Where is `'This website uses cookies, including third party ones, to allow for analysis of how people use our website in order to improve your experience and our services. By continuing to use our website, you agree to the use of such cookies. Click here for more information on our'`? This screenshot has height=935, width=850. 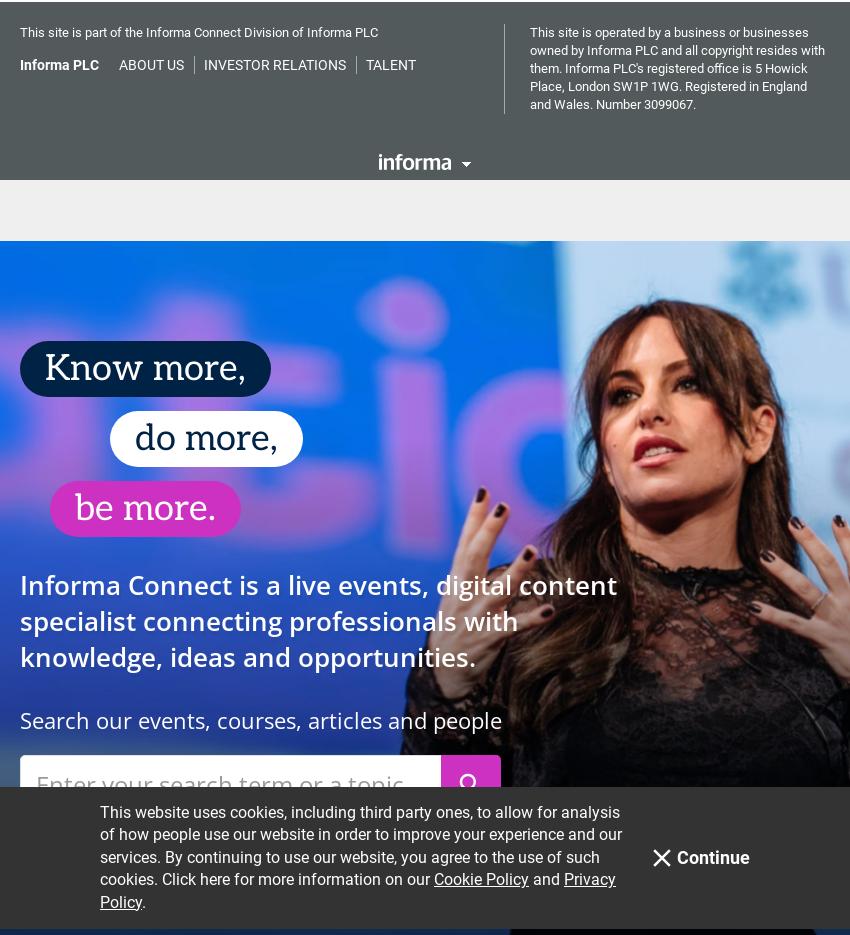 'This website uses cookies, including third party ones, to allow for analysis of how people use our website in order to improve your experience and our services. By continuing to use our website, you agree to the use of such cookies. Click here for more information on our' is located at coordinates (98, 58).